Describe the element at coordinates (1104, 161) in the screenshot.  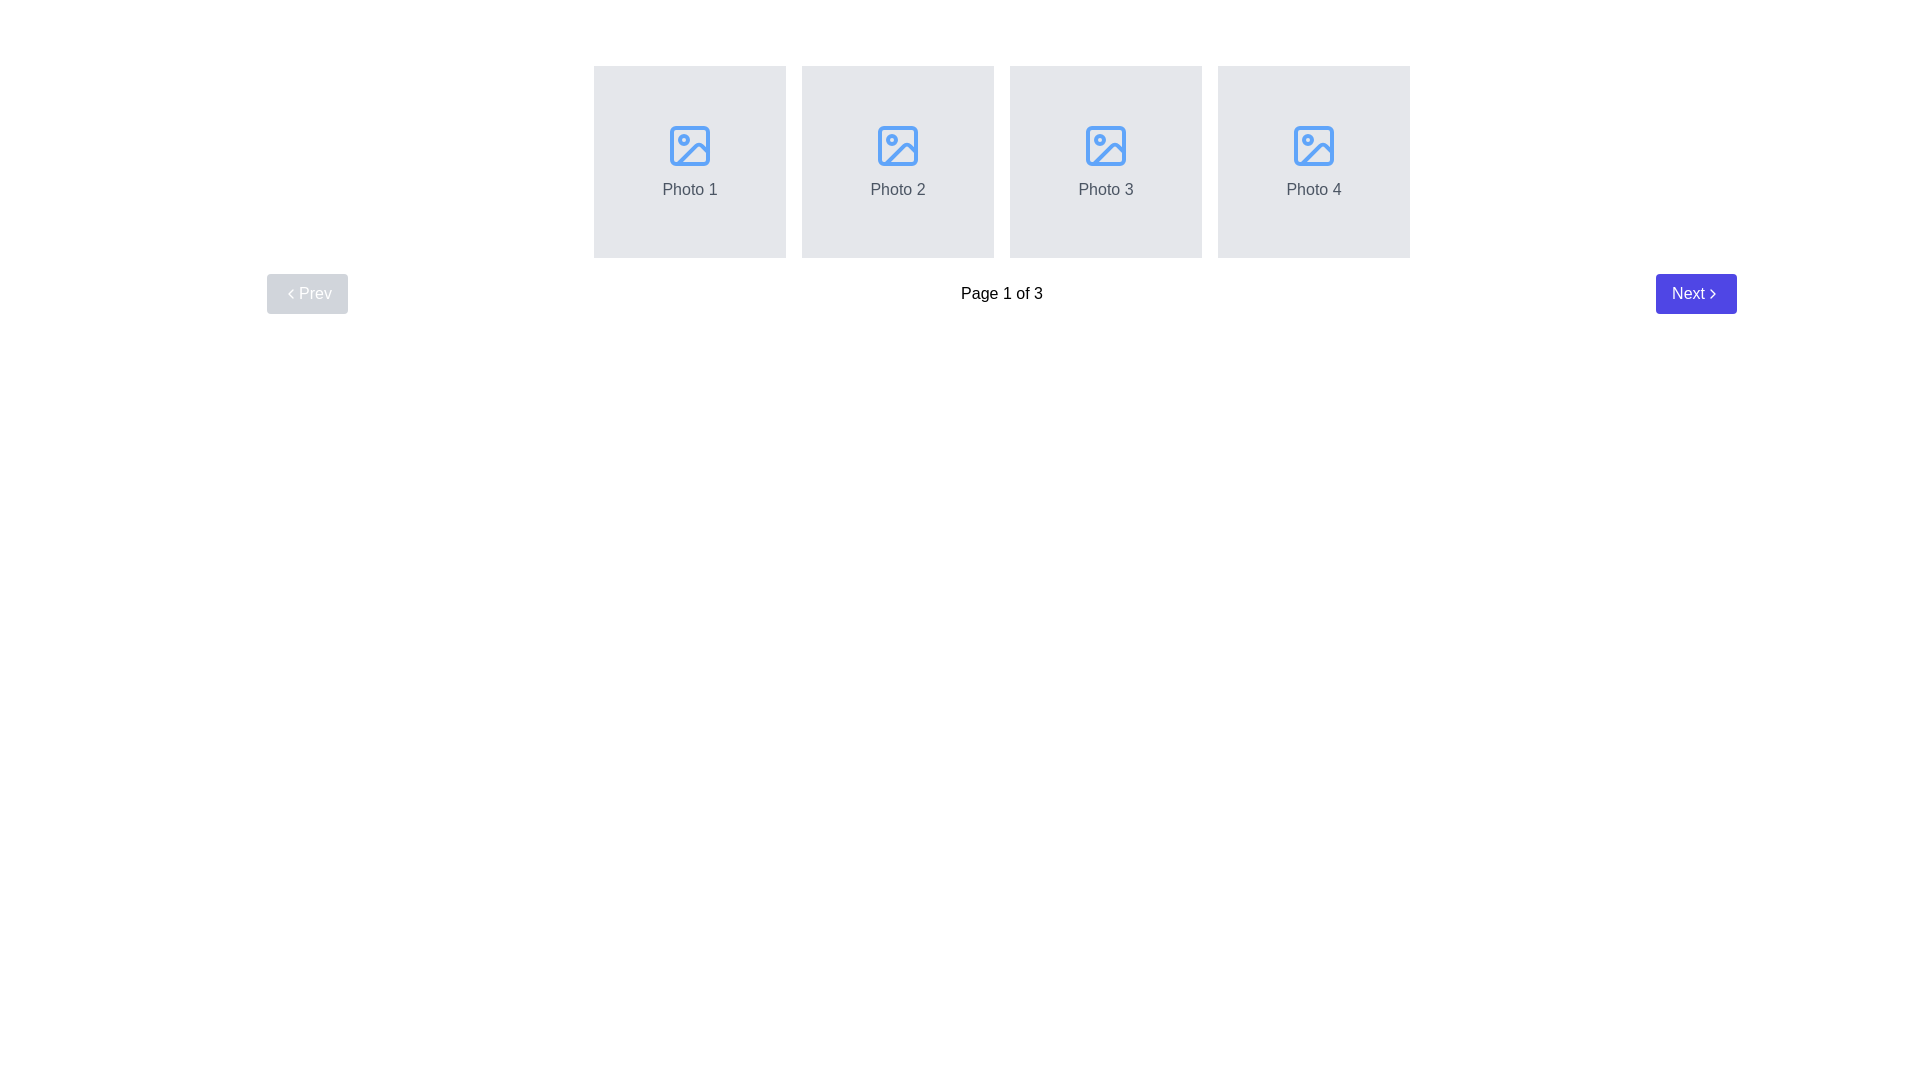
I see `the visual placeholder representing 'Photo 3', which is the third element in a horizontal sequence of four similar items` at that location.